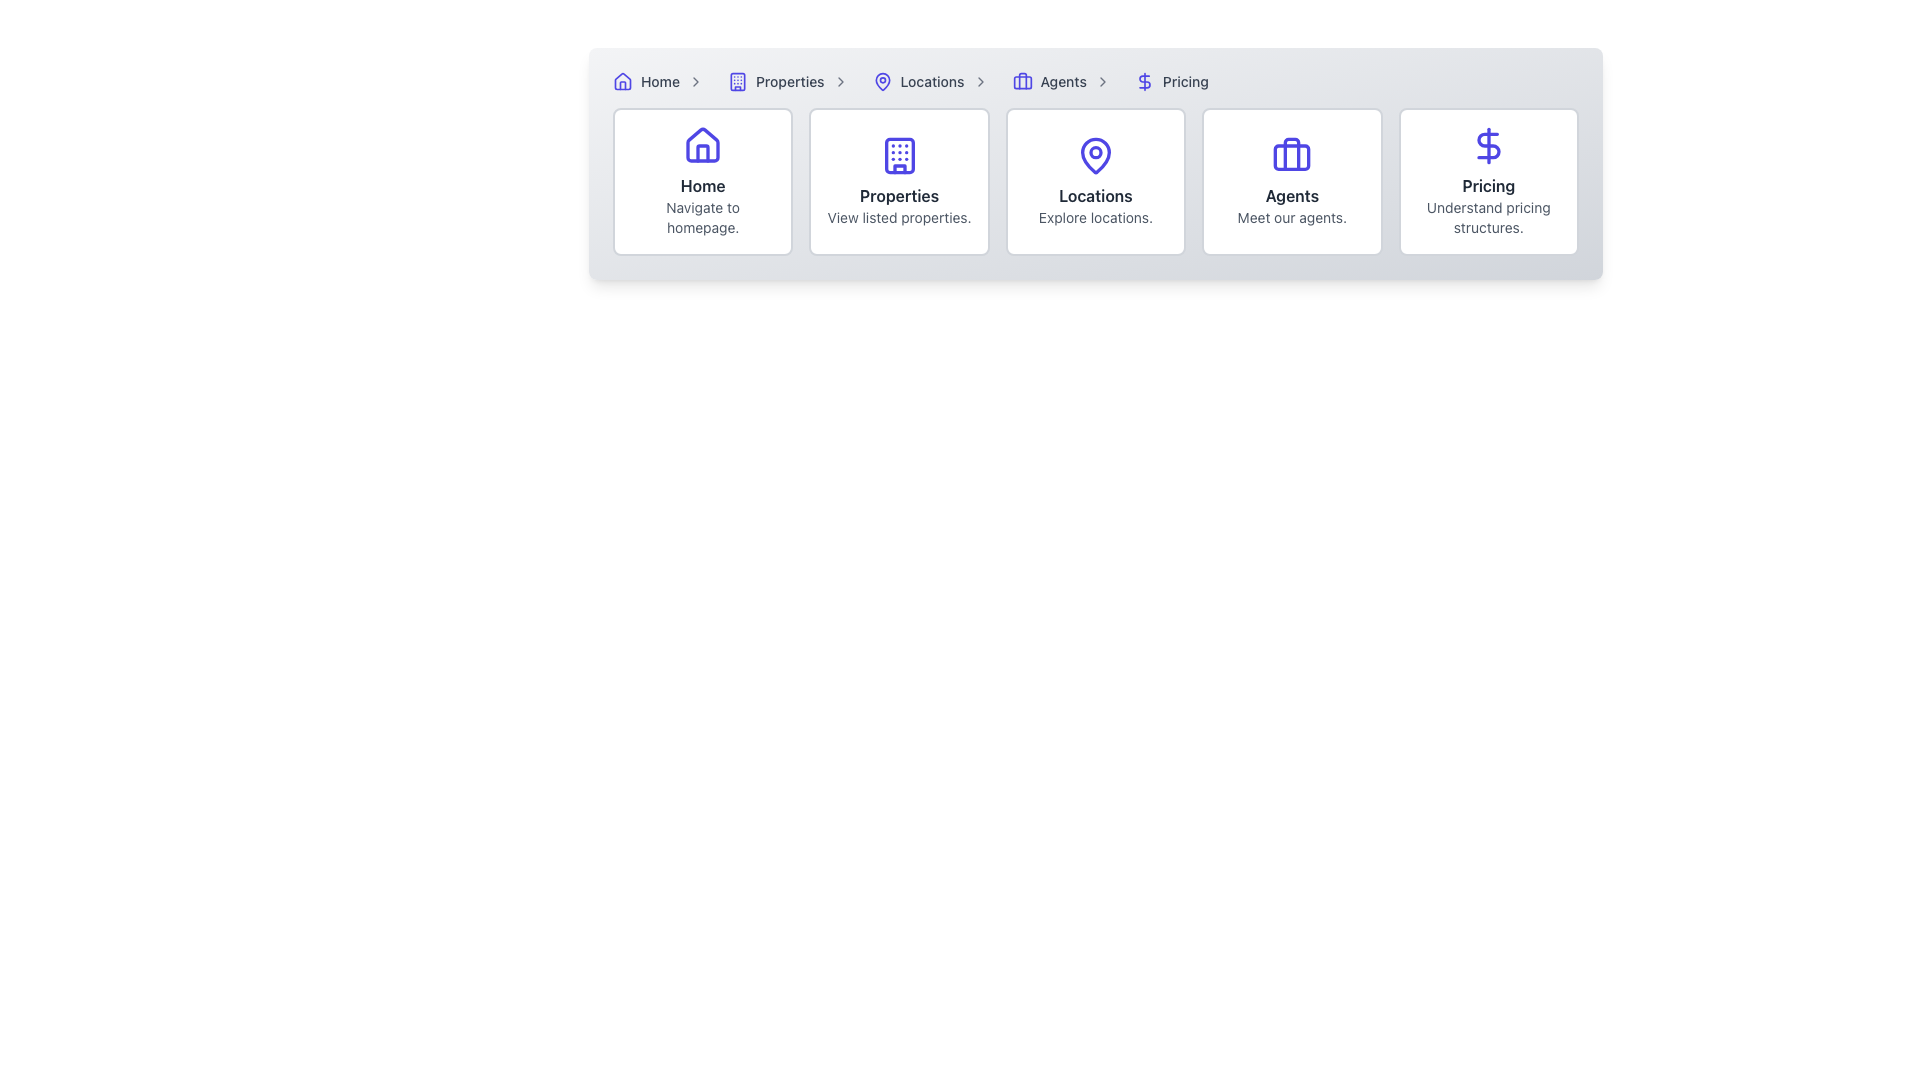 The height and width of the screenshot is (1080, 1920). What do you see at coordinates (1064, 80) in the screenshot?
I see `the 'Agents' breadcrumb navigation item, which is the fourth item in the breadcrumb sequence` at bounding box center [1064, 80].